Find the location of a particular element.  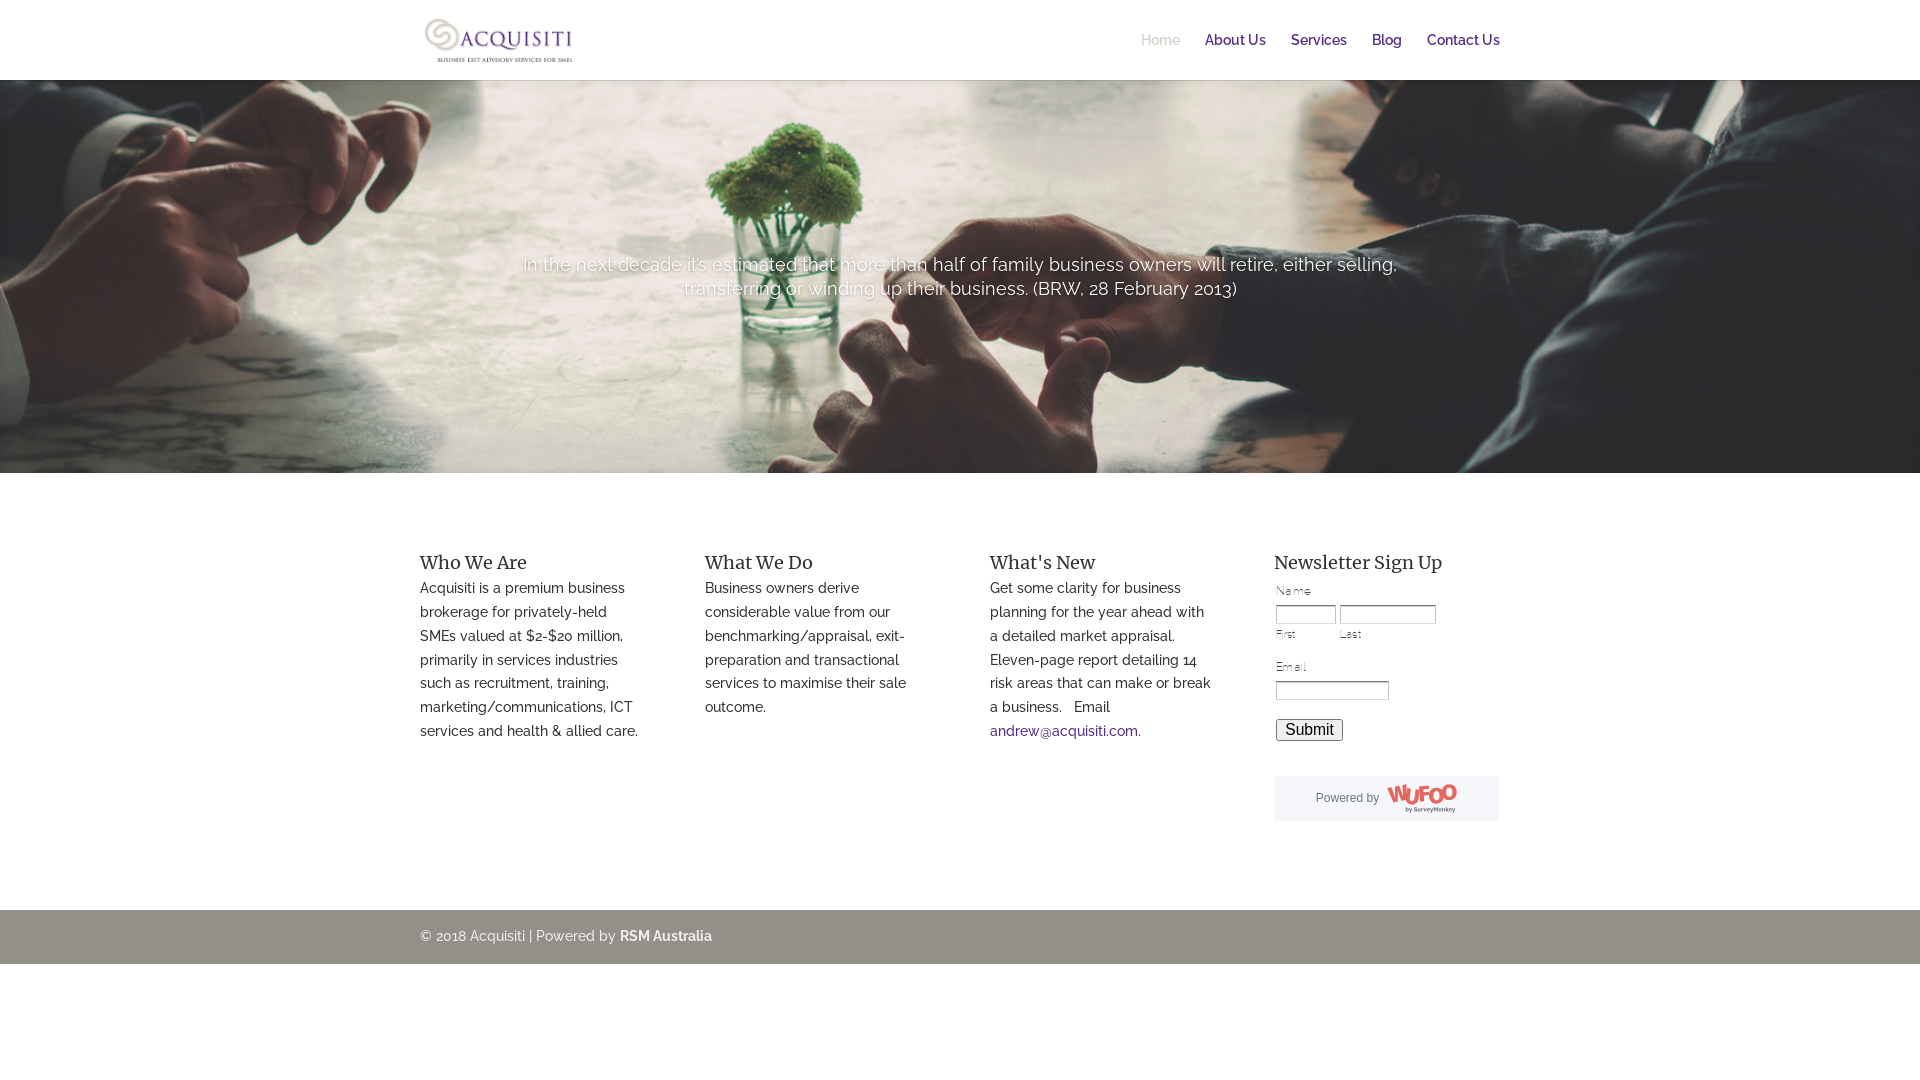

'Contact Us' is located at coordinates (1425, 55).